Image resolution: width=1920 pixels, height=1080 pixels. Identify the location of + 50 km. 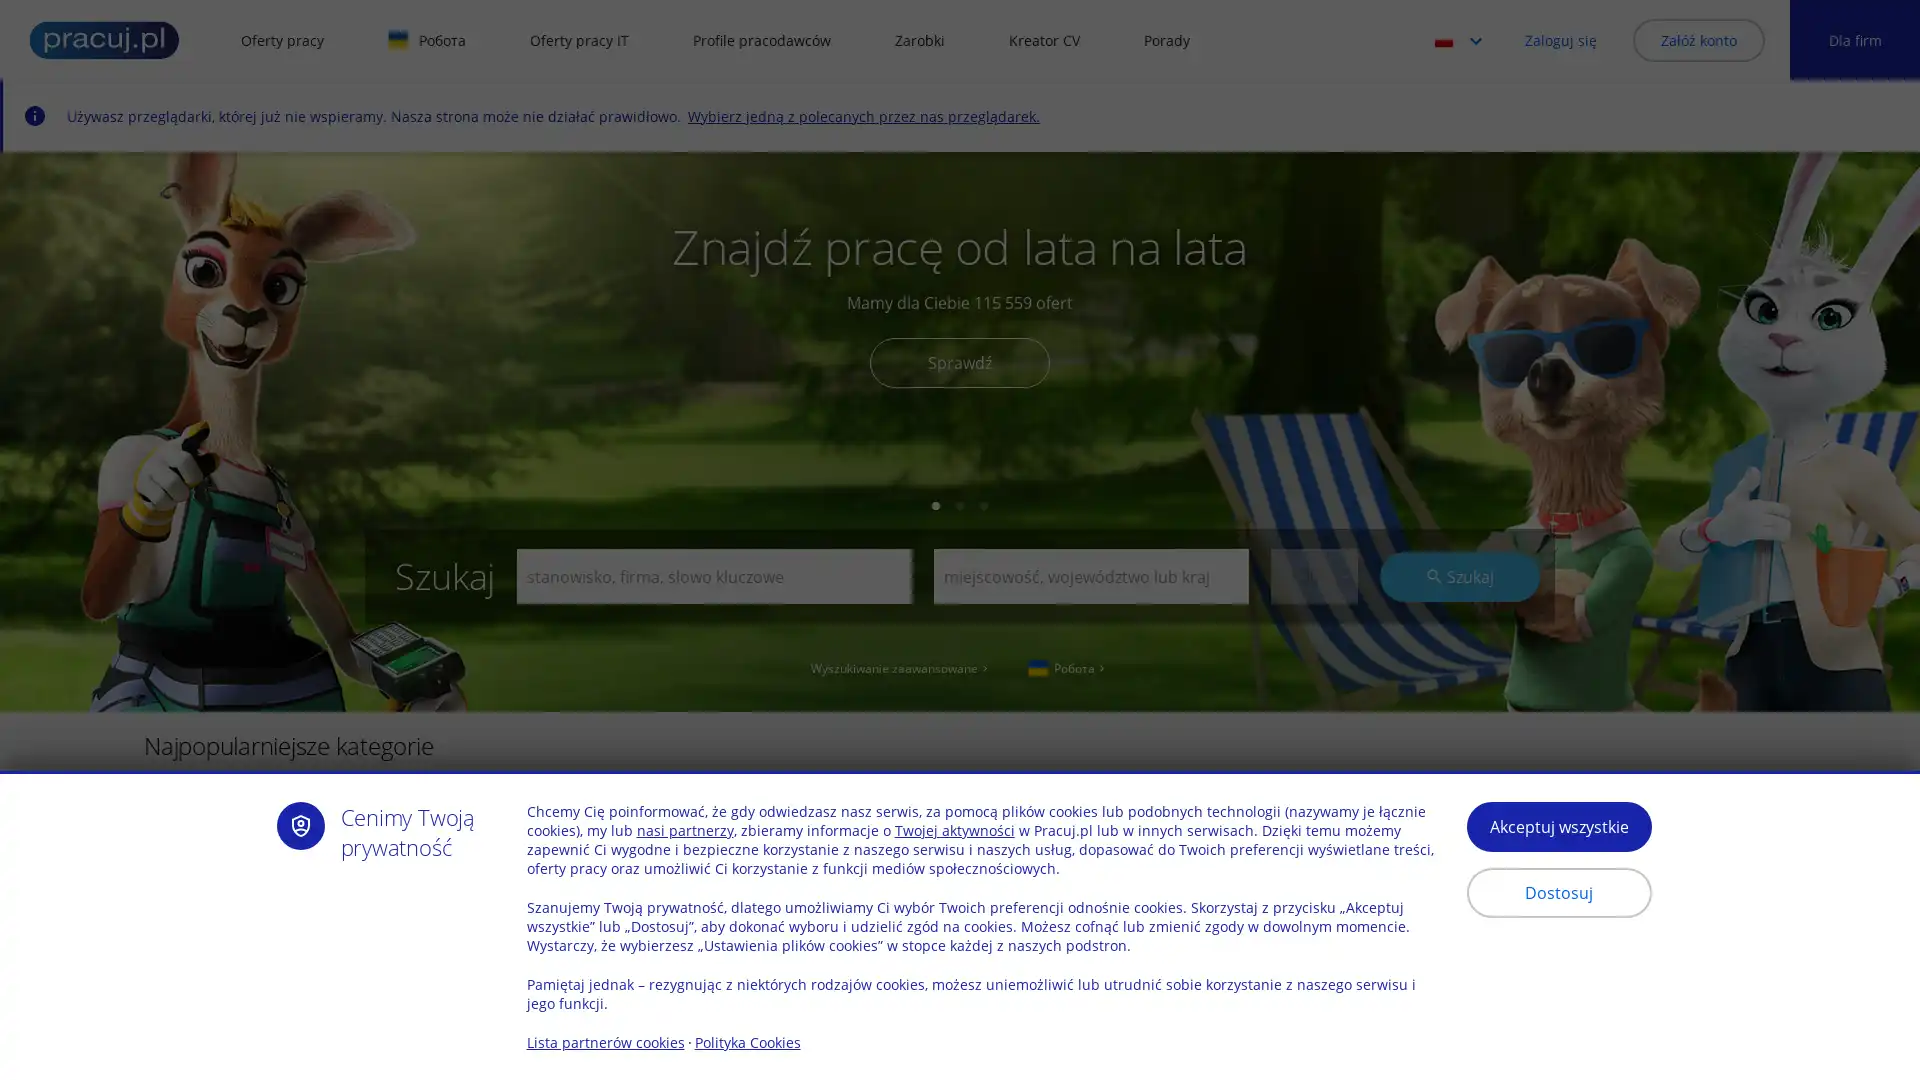
(1313, 918).